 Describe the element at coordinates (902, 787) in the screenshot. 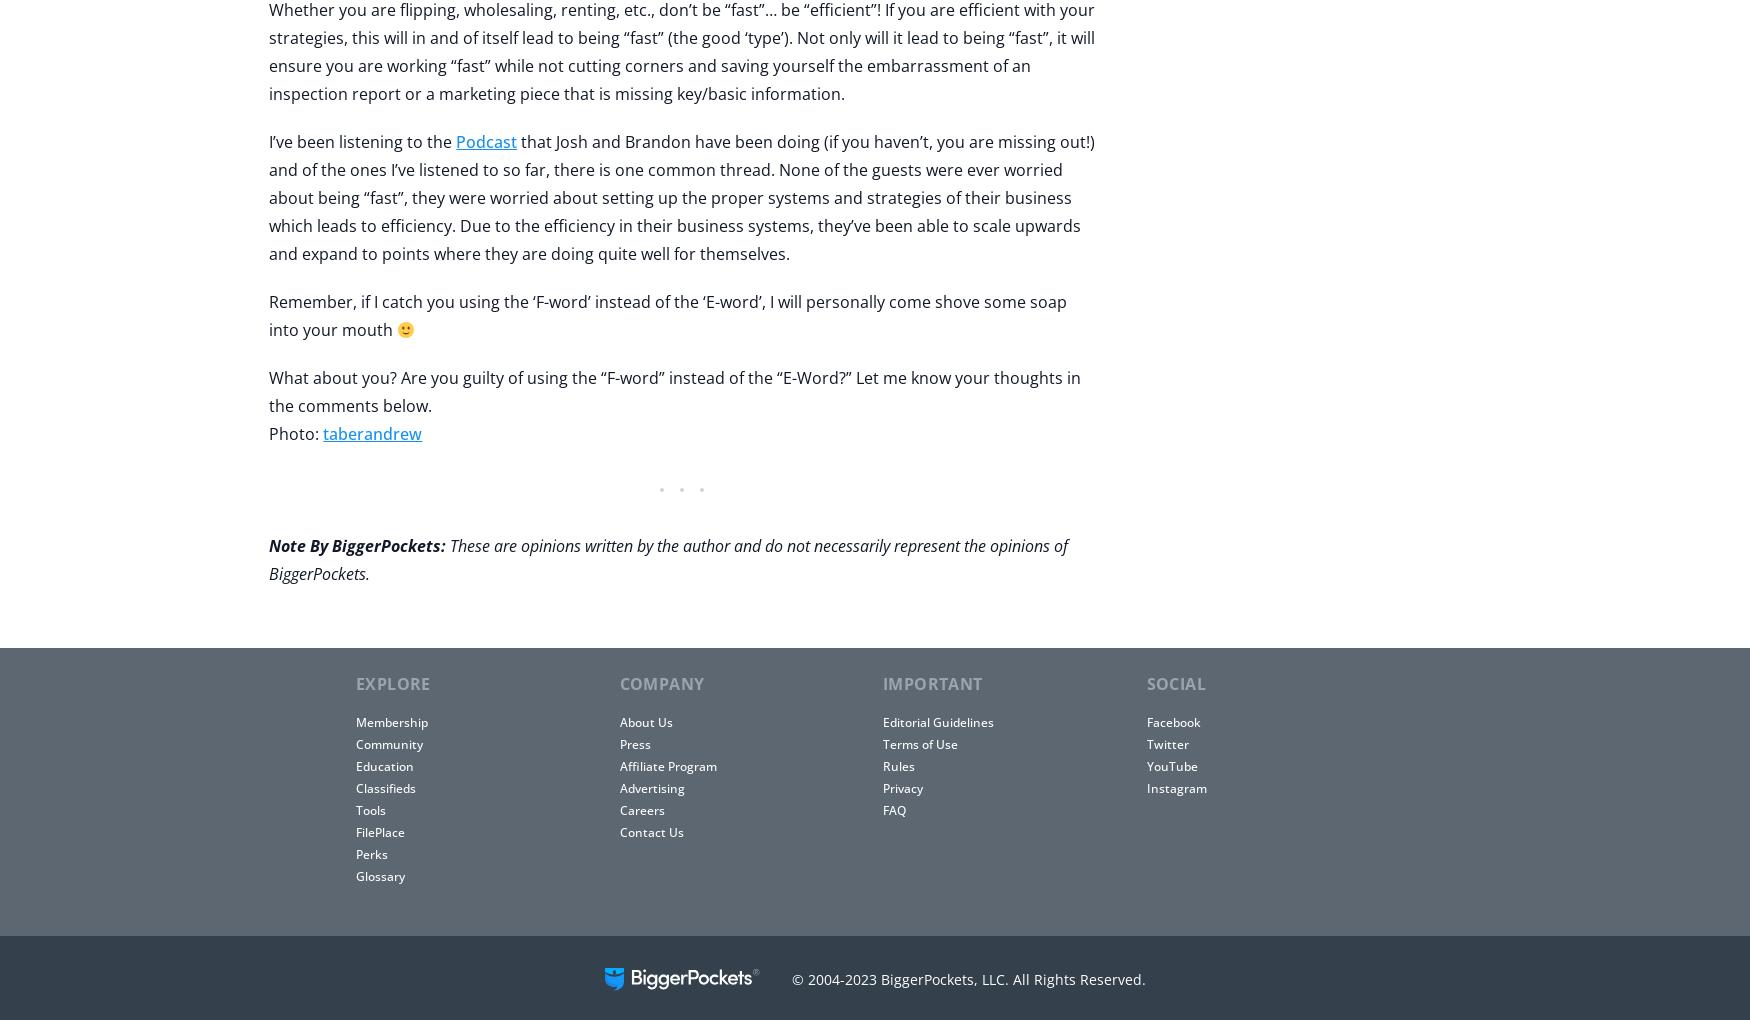

I see `'Privacy'` at that location.